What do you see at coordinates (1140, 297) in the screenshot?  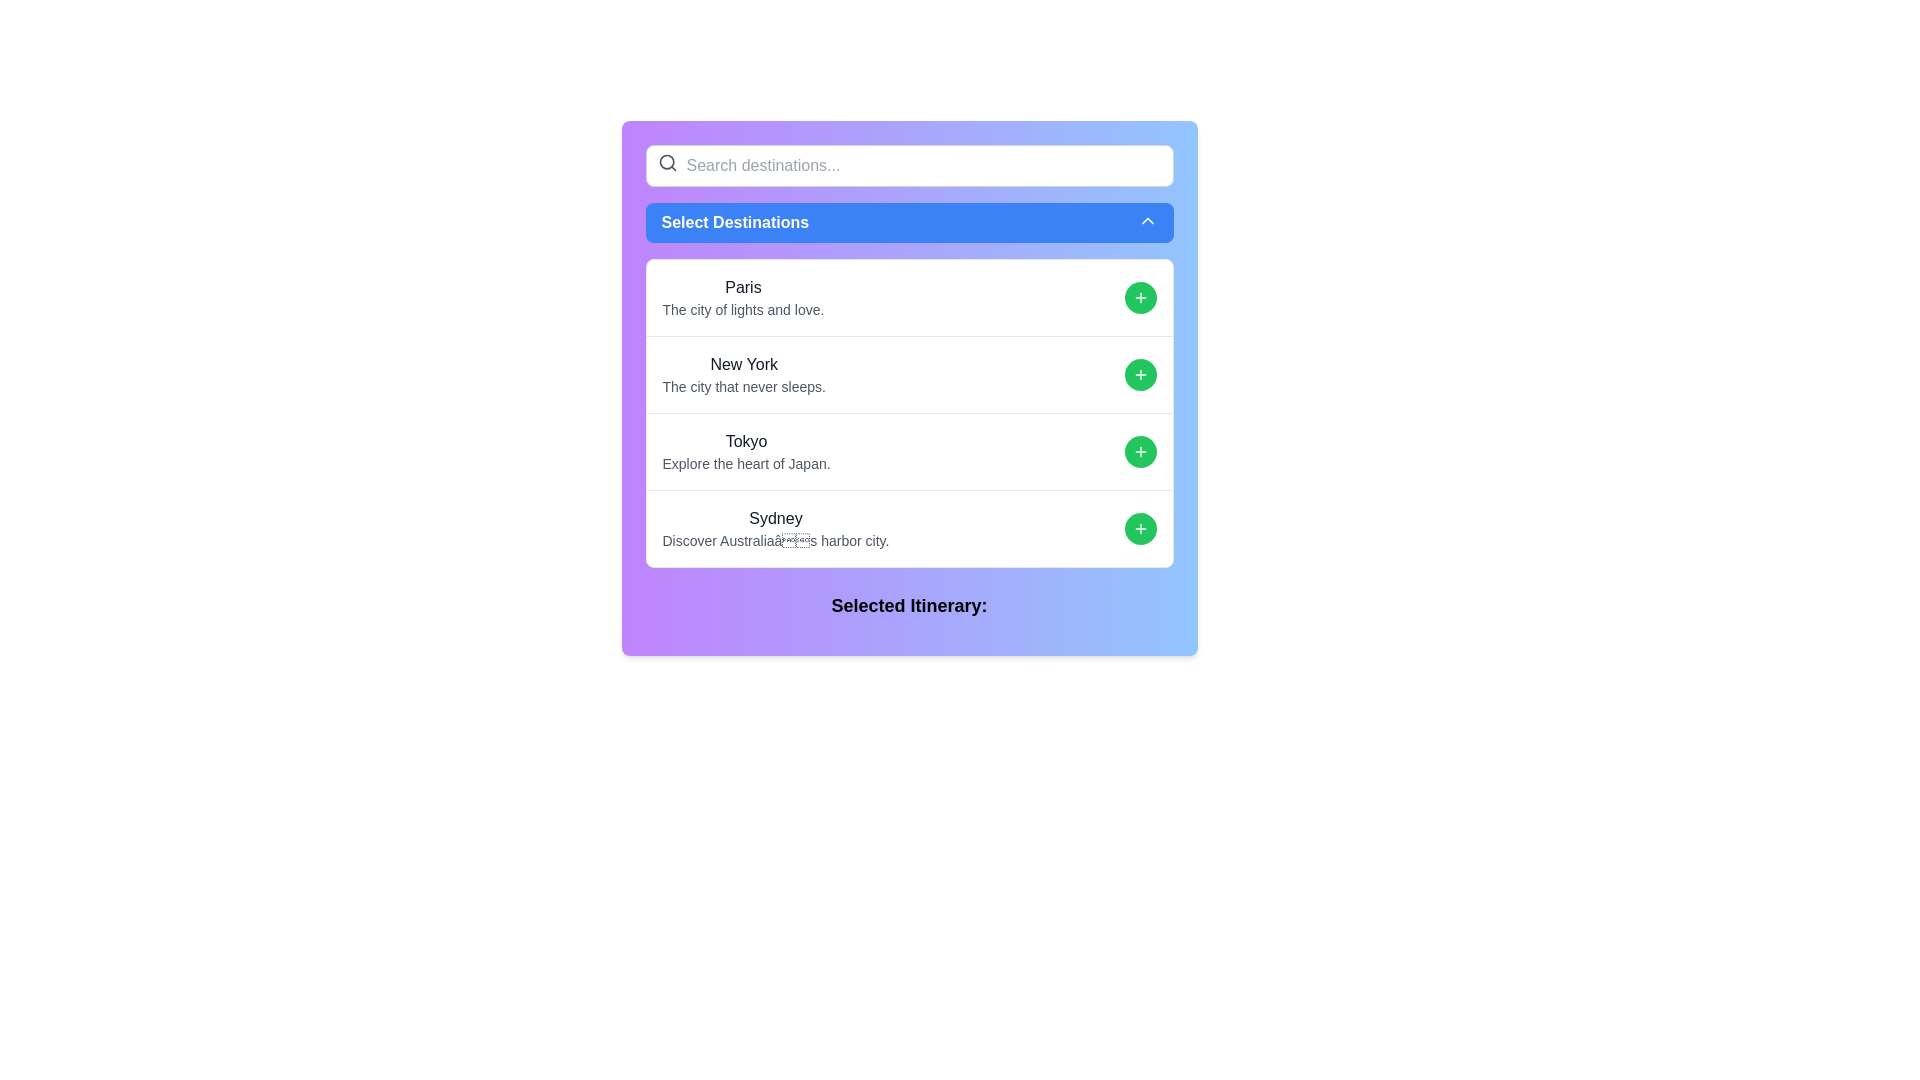 I see `the button` at bounding box center [1140, 297].